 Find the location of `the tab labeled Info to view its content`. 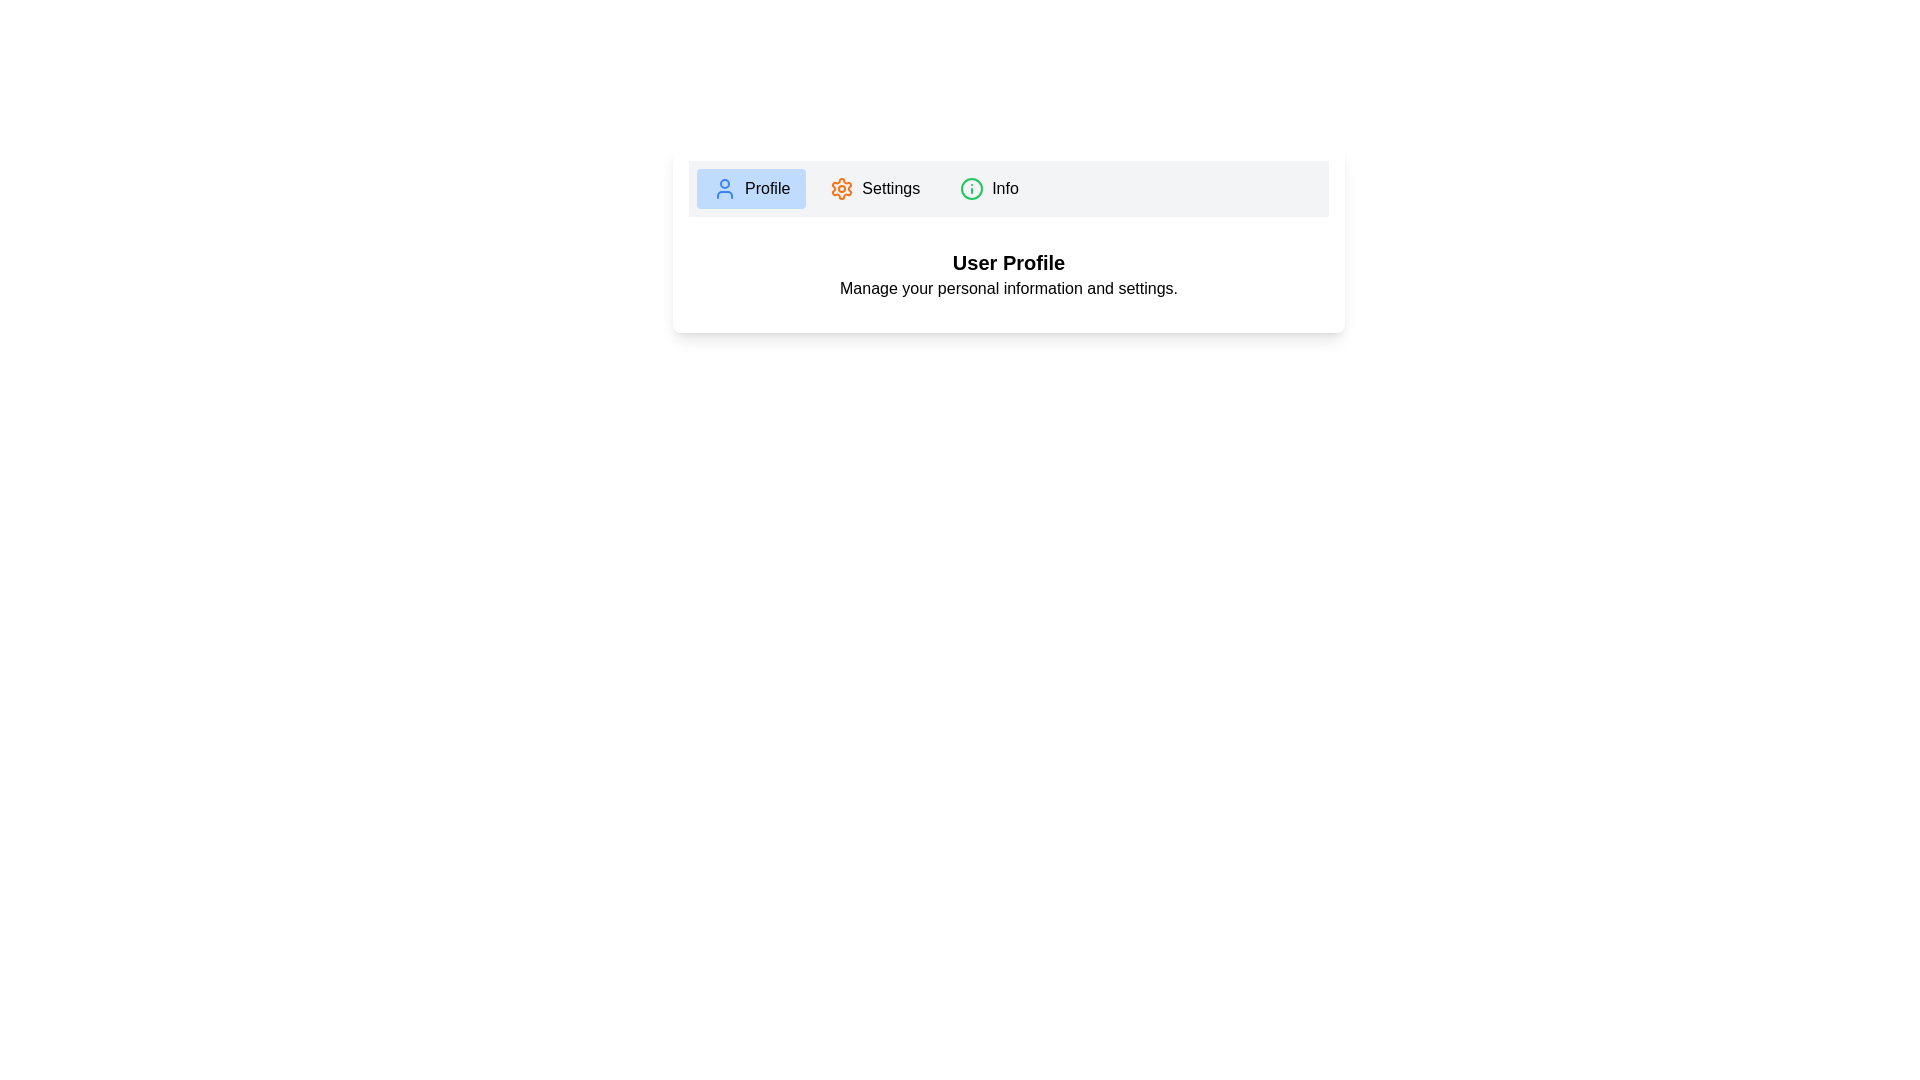

the tab labeled Info to view its content is located at coordinates (989, 189).